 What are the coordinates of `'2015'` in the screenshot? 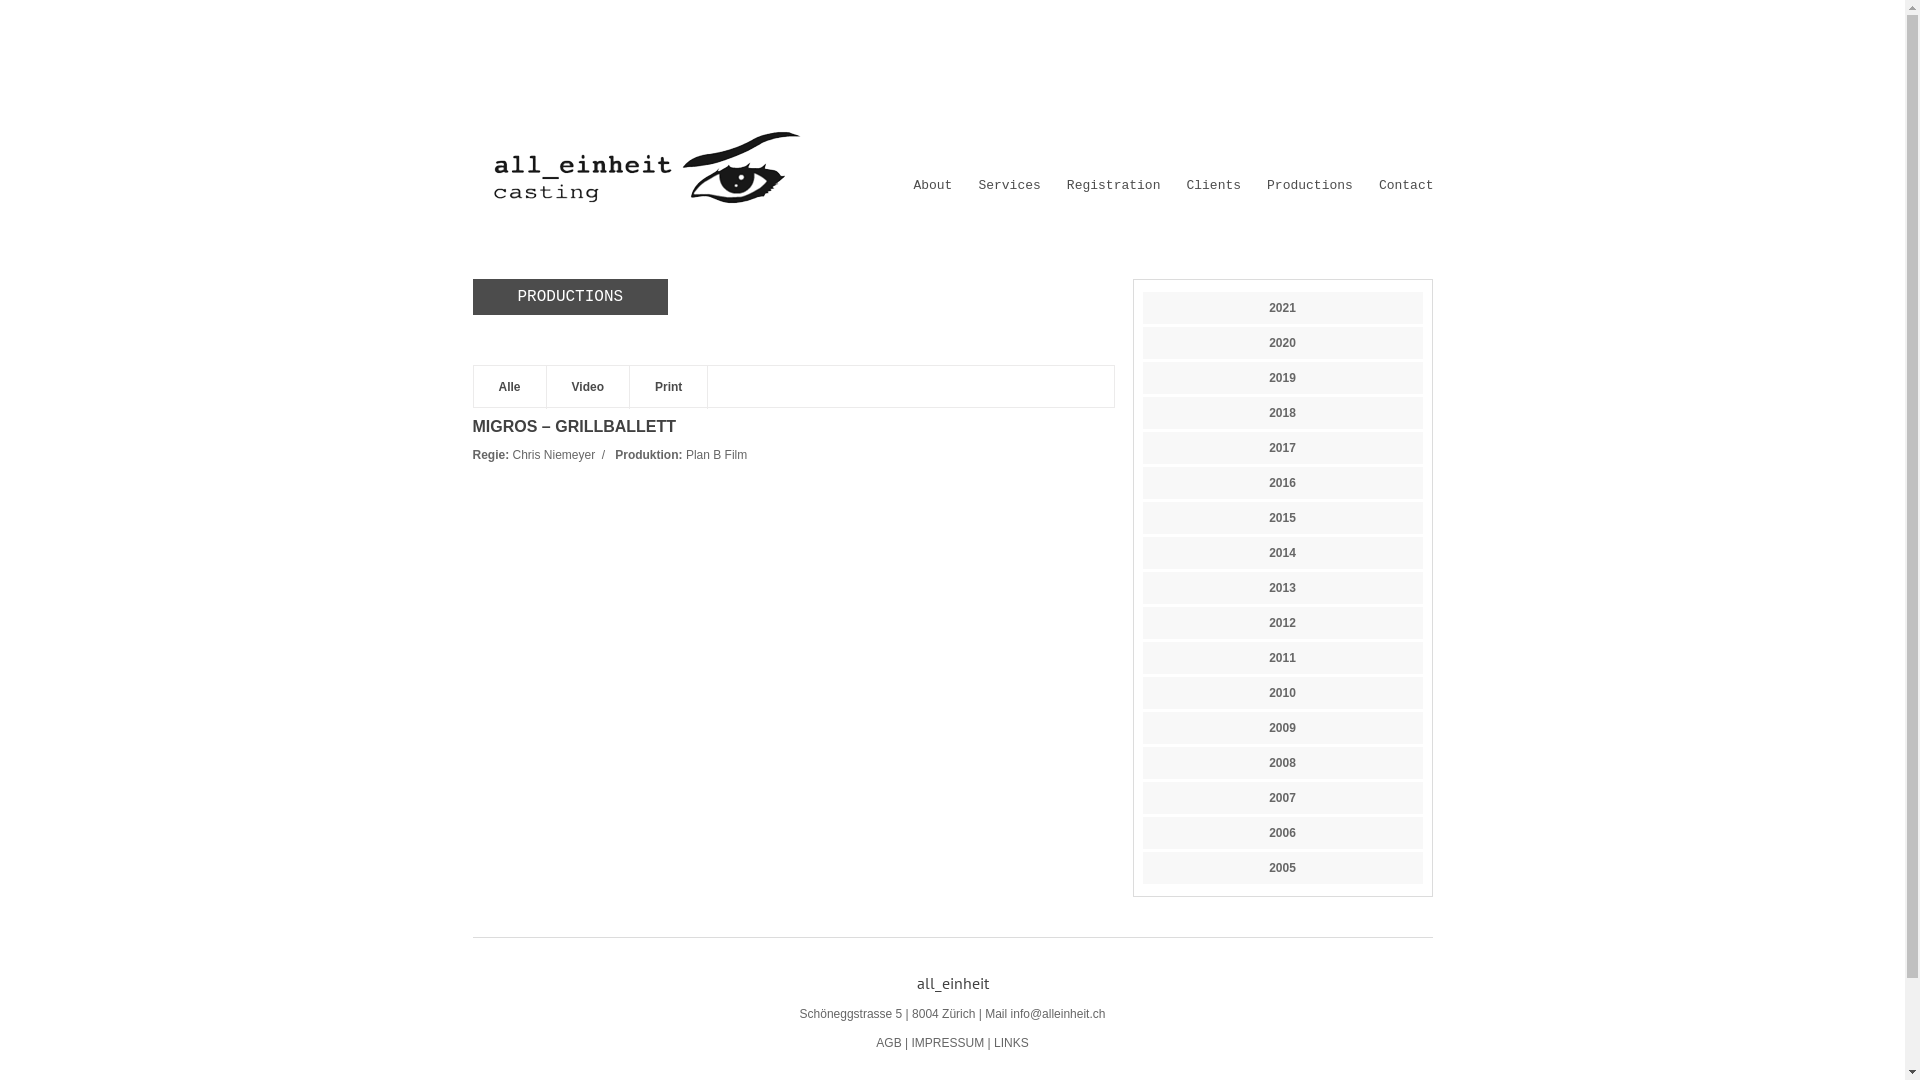 It's located at (1282, 516).